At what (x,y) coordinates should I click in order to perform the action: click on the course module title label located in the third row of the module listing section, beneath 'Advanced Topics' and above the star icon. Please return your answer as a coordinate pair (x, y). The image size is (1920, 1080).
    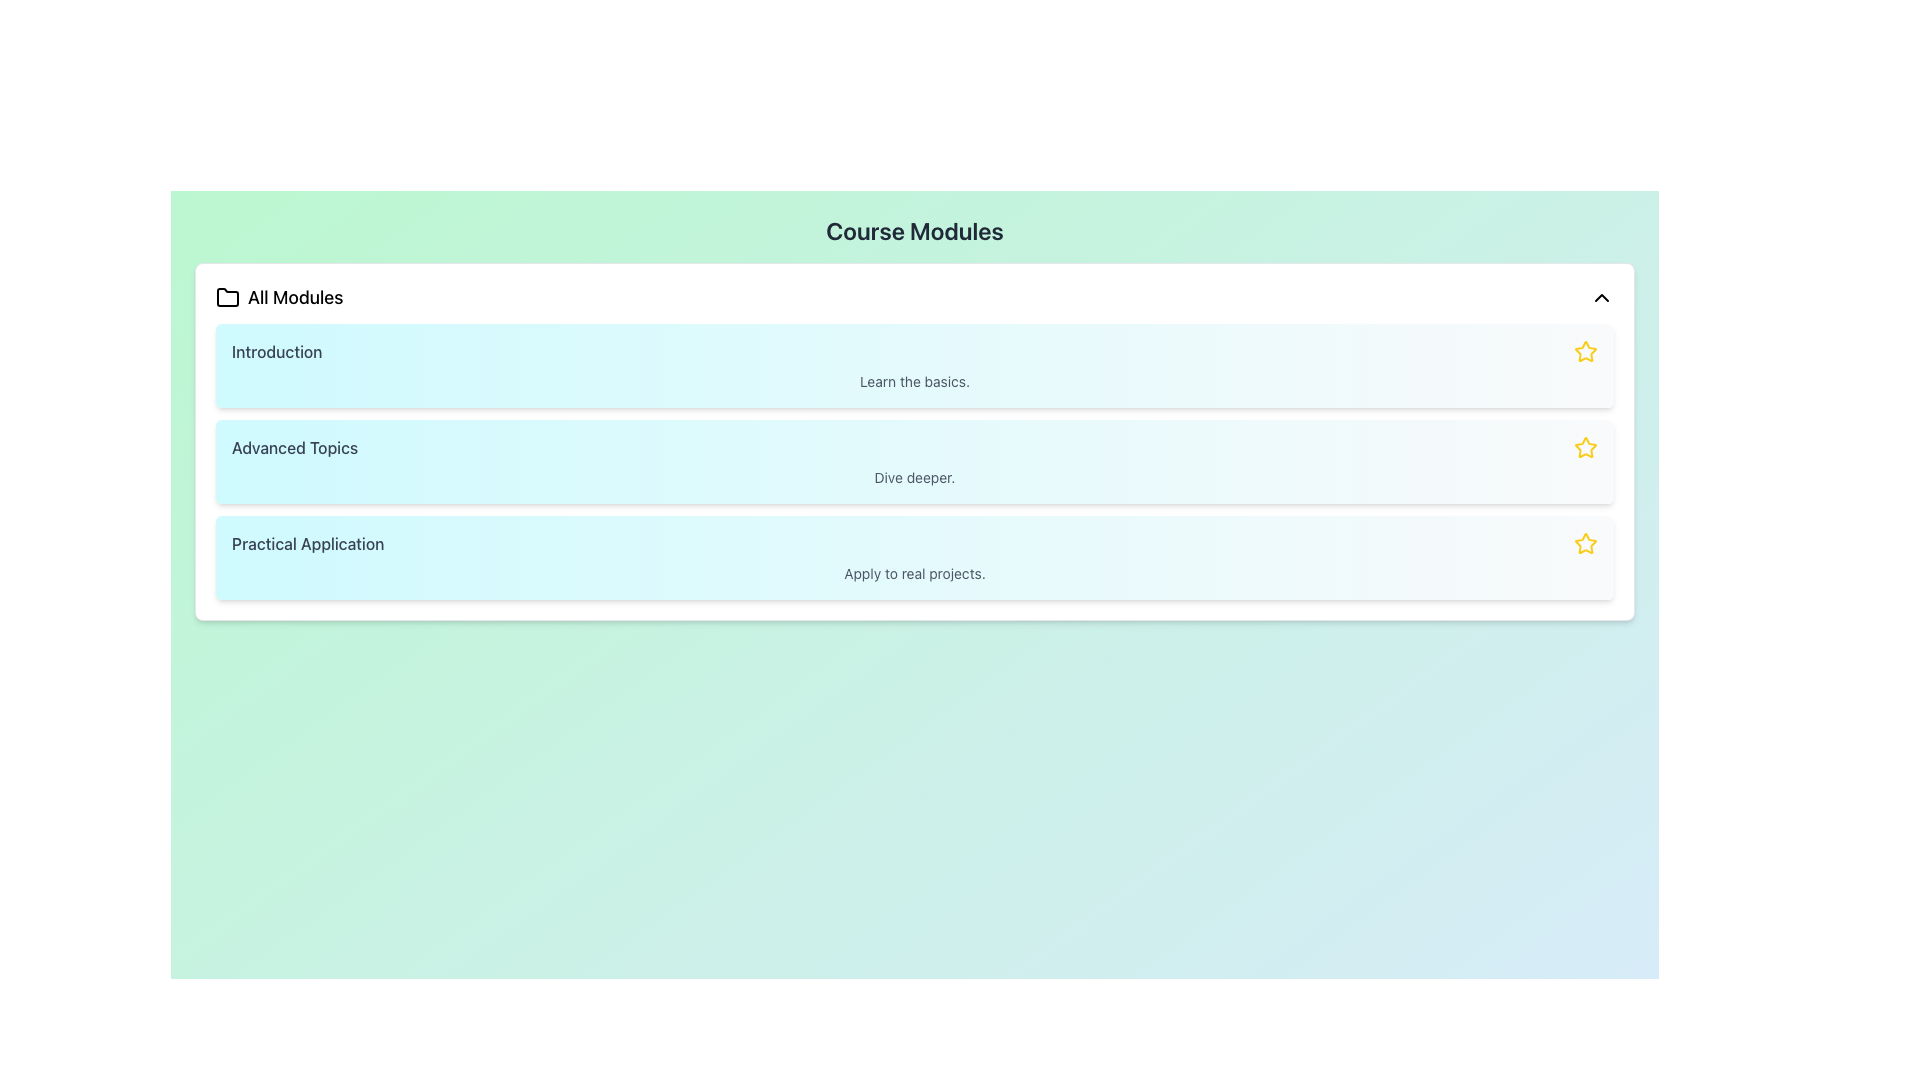
    Looking at the image, I should click on (307, 543).